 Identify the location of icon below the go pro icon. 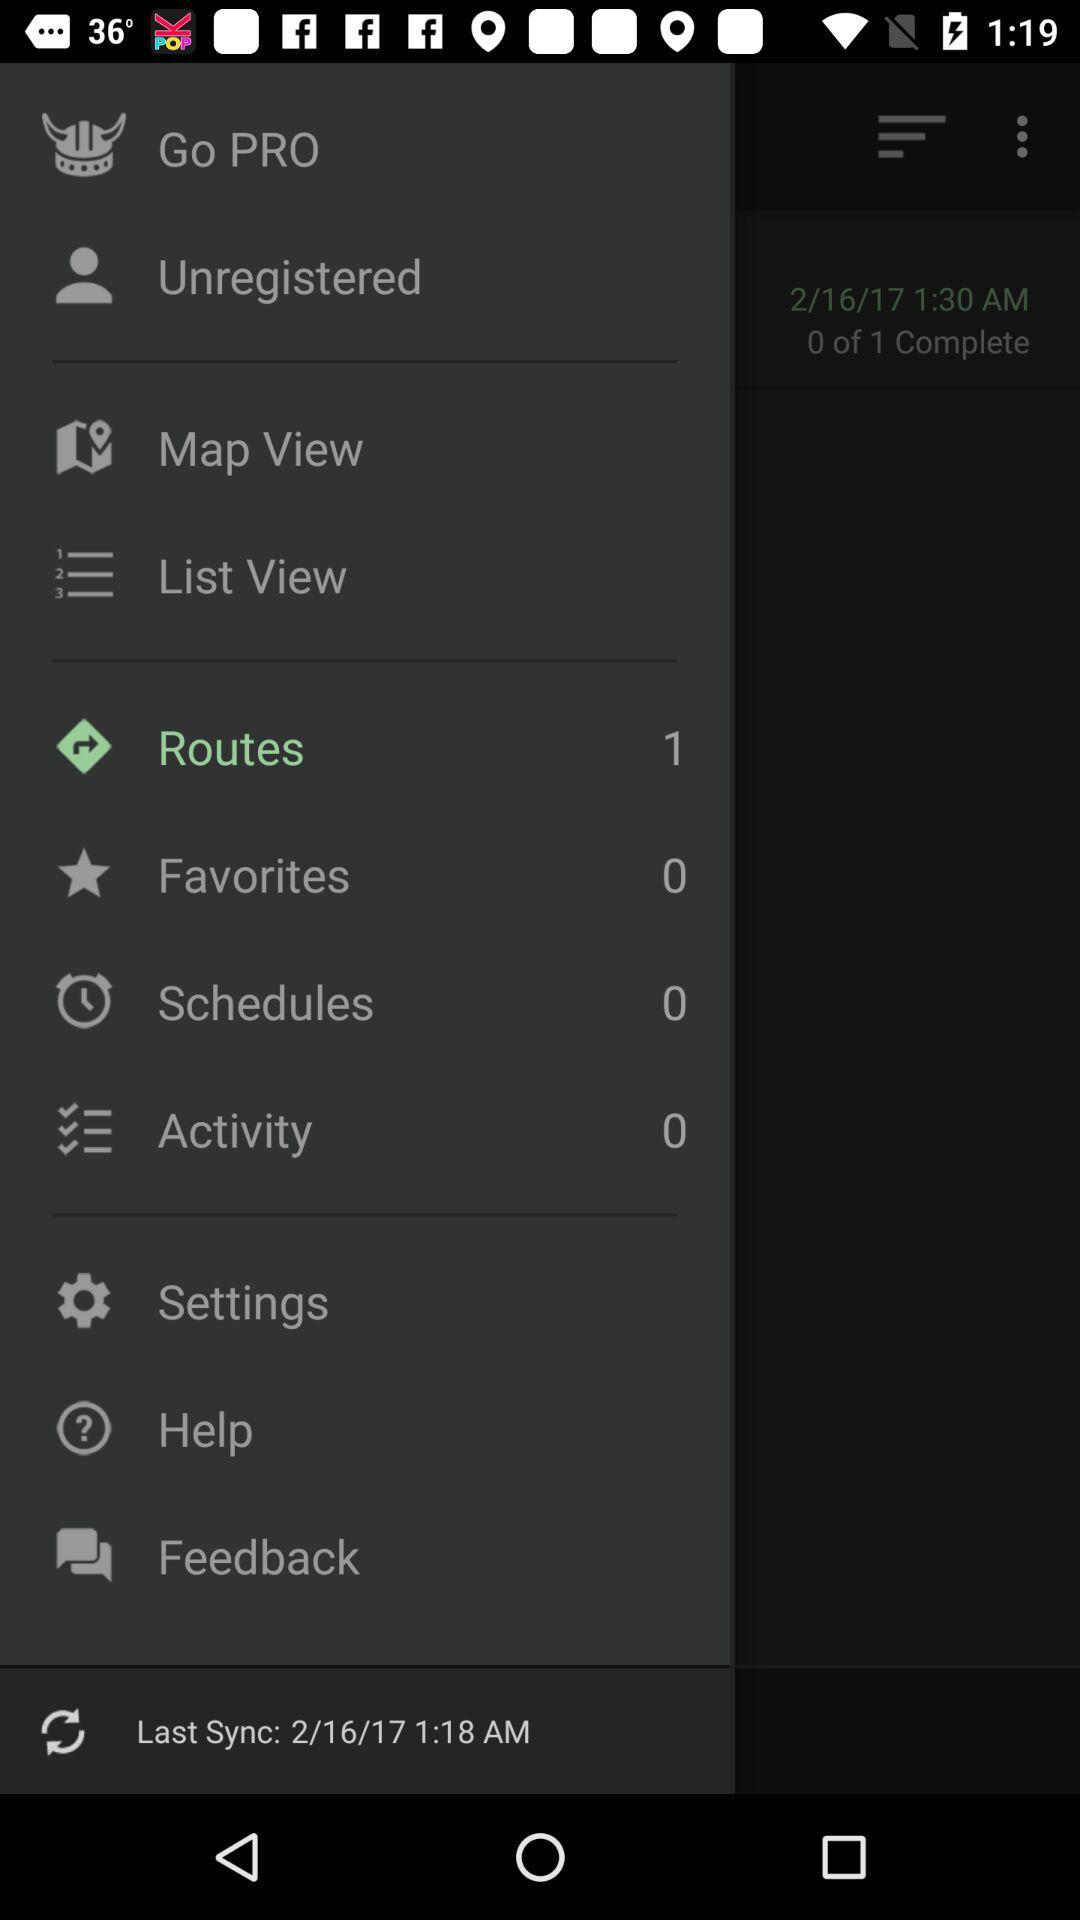
(171, 296).